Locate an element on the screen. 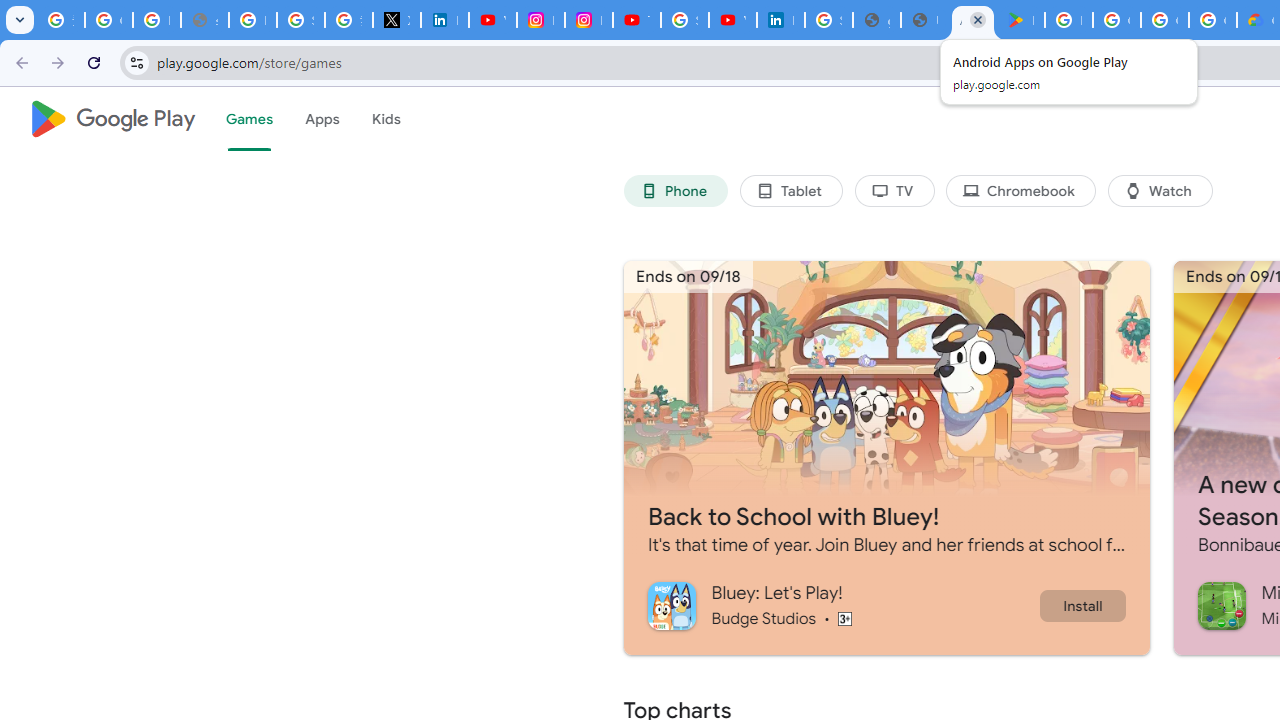 The width and height of the screenshot is (1280, 720). 'Games' is located at coordinates (247, 119).